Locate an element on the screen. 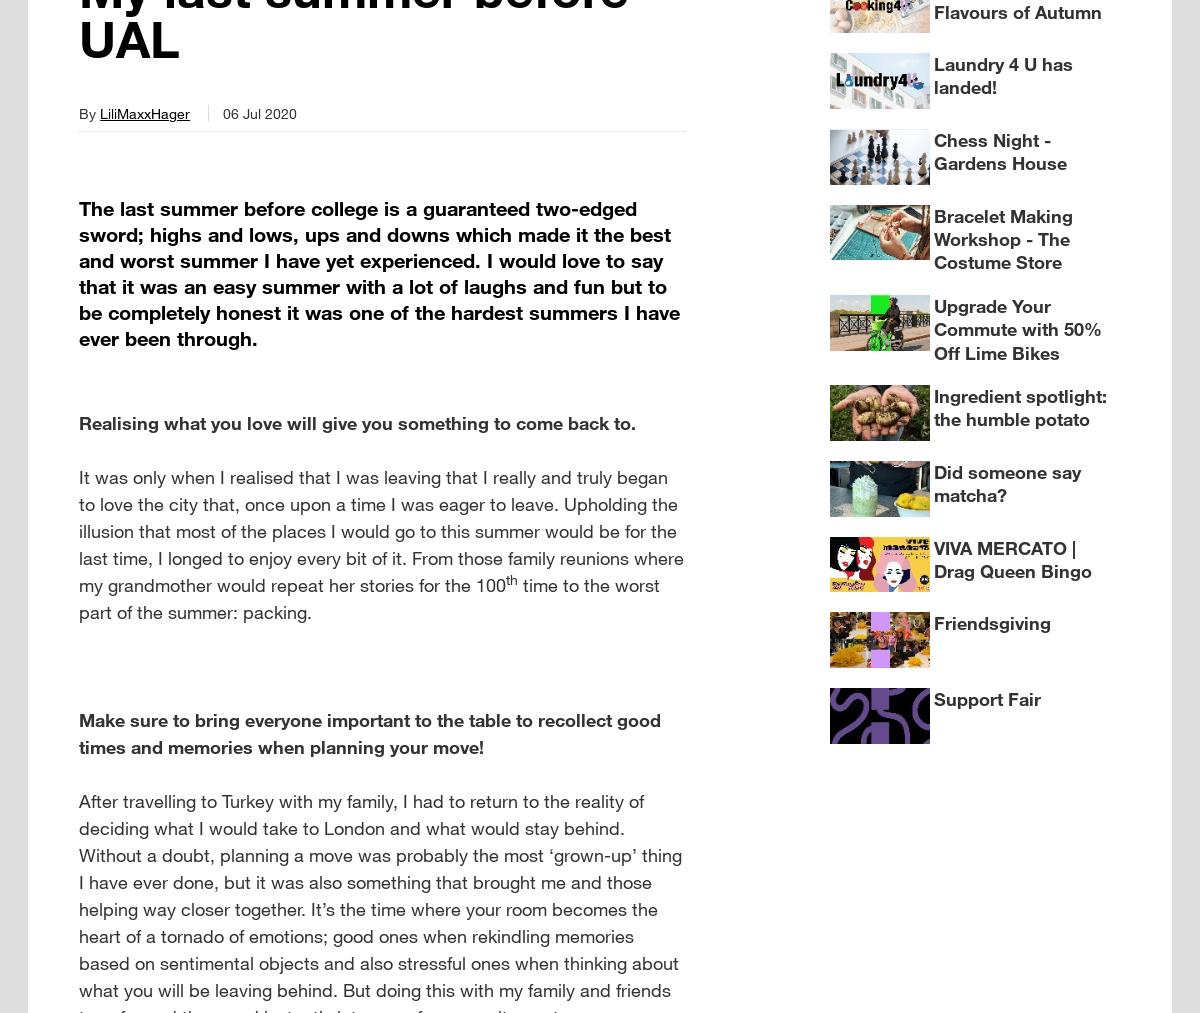 Image resolution: width=1200 pixels, height=1013 pixels. 'LiliMaxxHager' is located at coordinates (144, 112).